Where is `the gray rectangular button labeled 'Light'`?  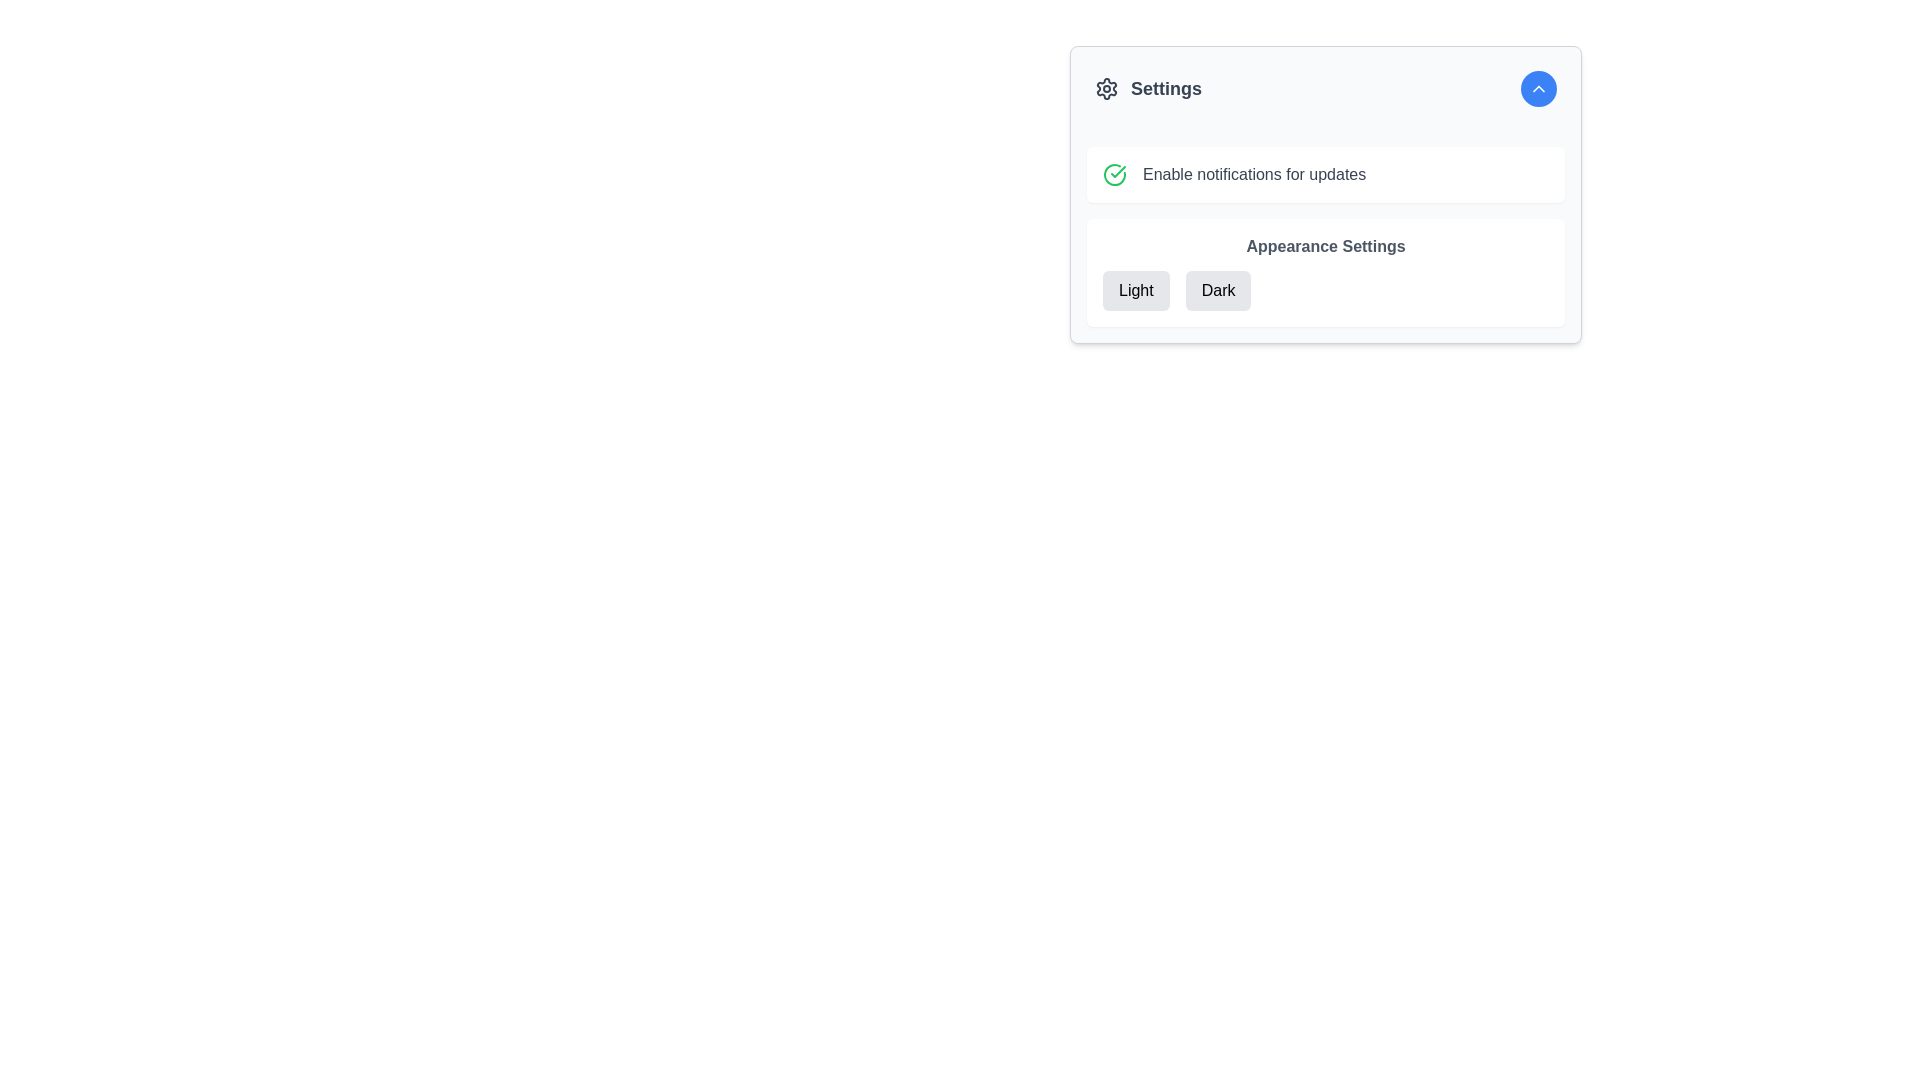 the gray rectangular button labeled 'Light' is located at coordinates (1136, 290).